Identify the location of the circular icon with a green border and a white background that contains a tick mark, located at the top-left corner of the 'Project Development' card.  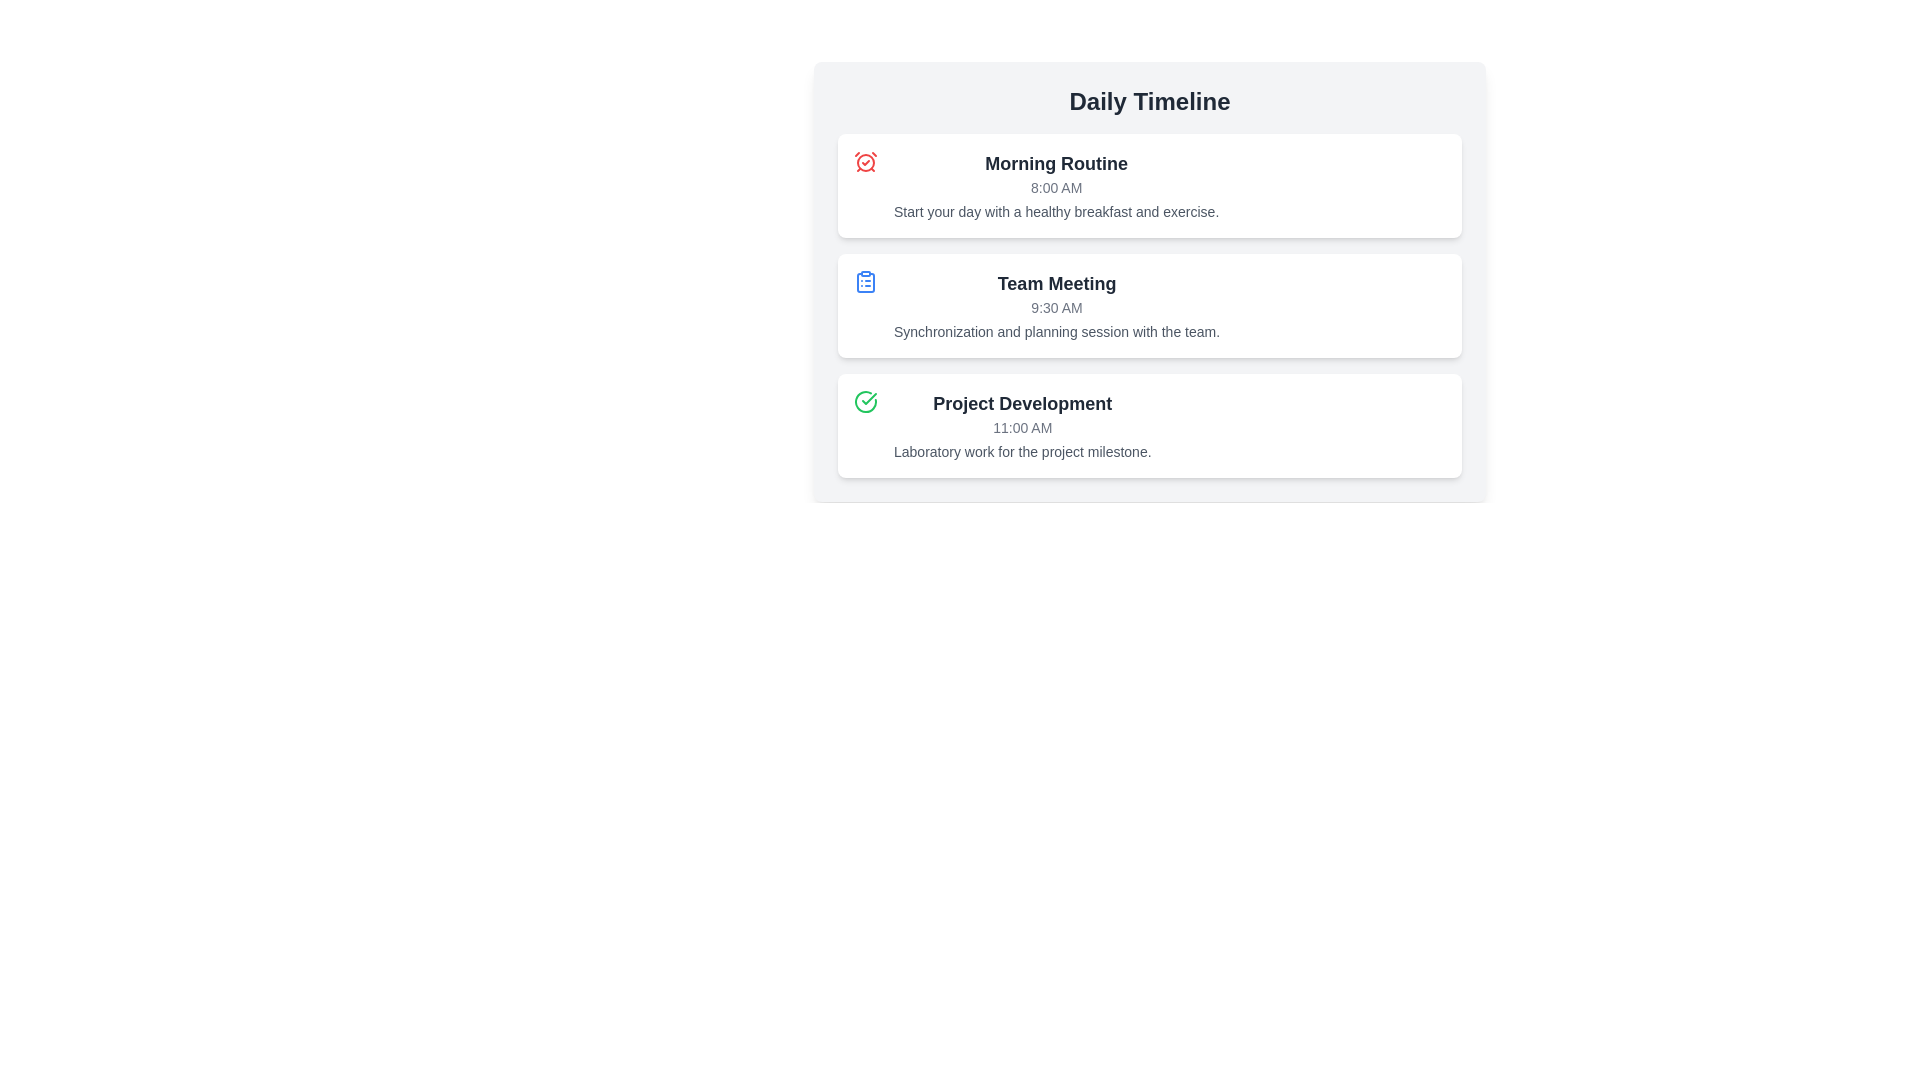
(865, 401).